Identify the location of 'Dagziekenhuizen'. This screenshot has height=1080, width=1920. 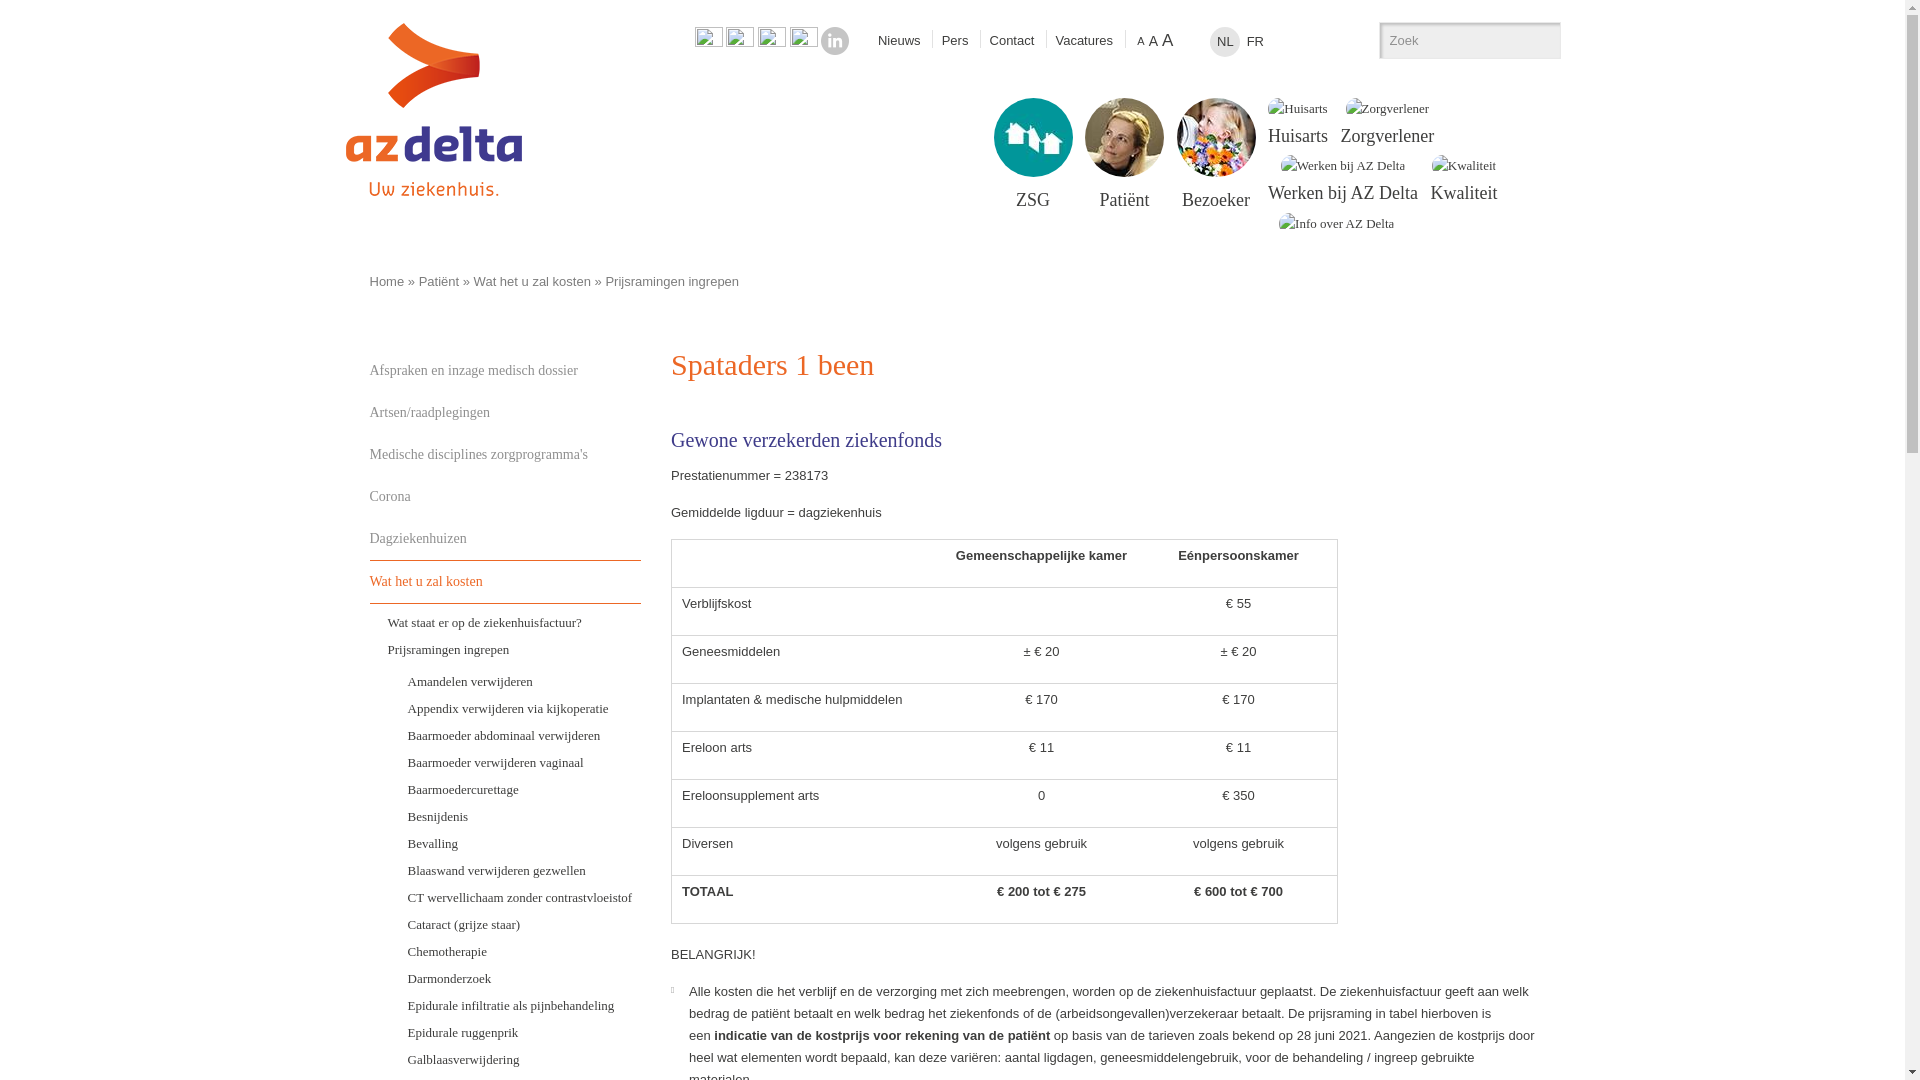
(505, 538).